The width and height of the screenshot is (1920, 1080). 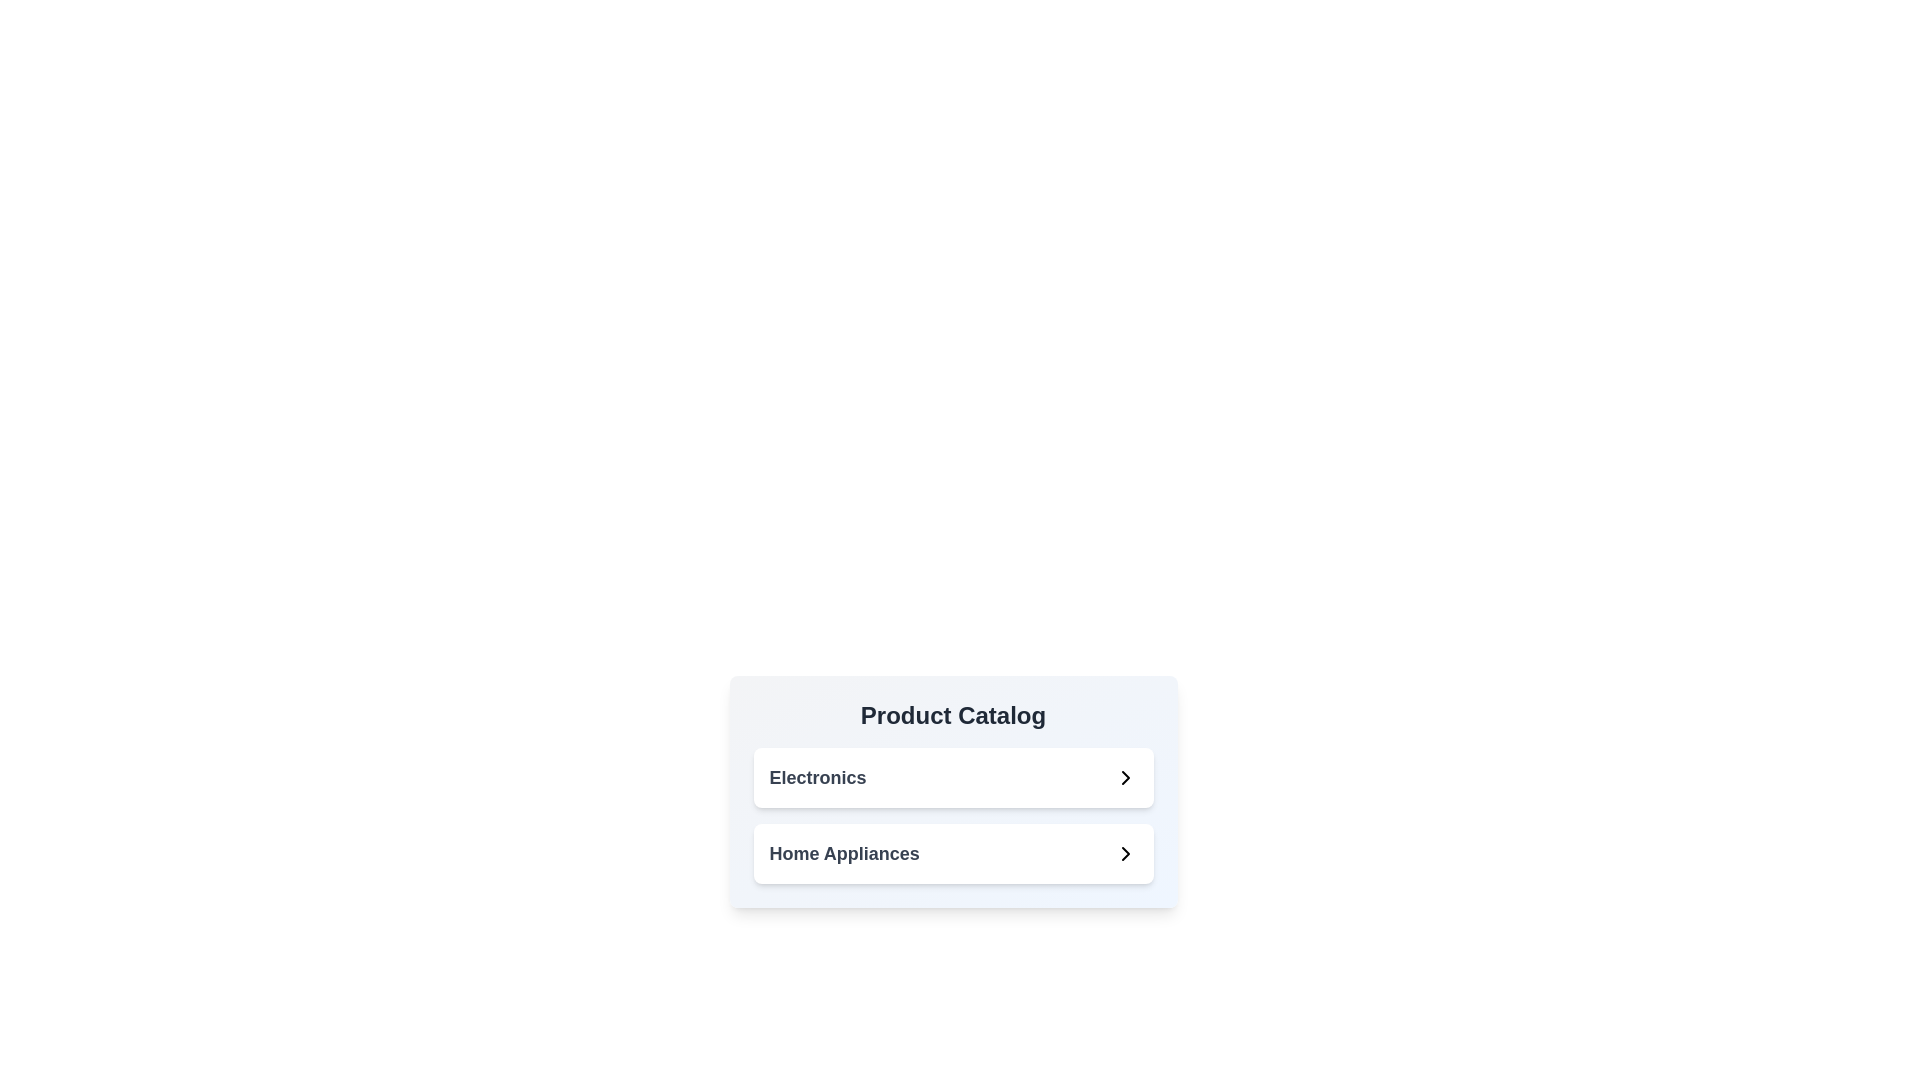 What do you see at coordinates (952, 777) in the screenshot?
I see `the 'Electronics' selectable card, which is the first item in a vertical stack of options` at bounding box center [952, 777].